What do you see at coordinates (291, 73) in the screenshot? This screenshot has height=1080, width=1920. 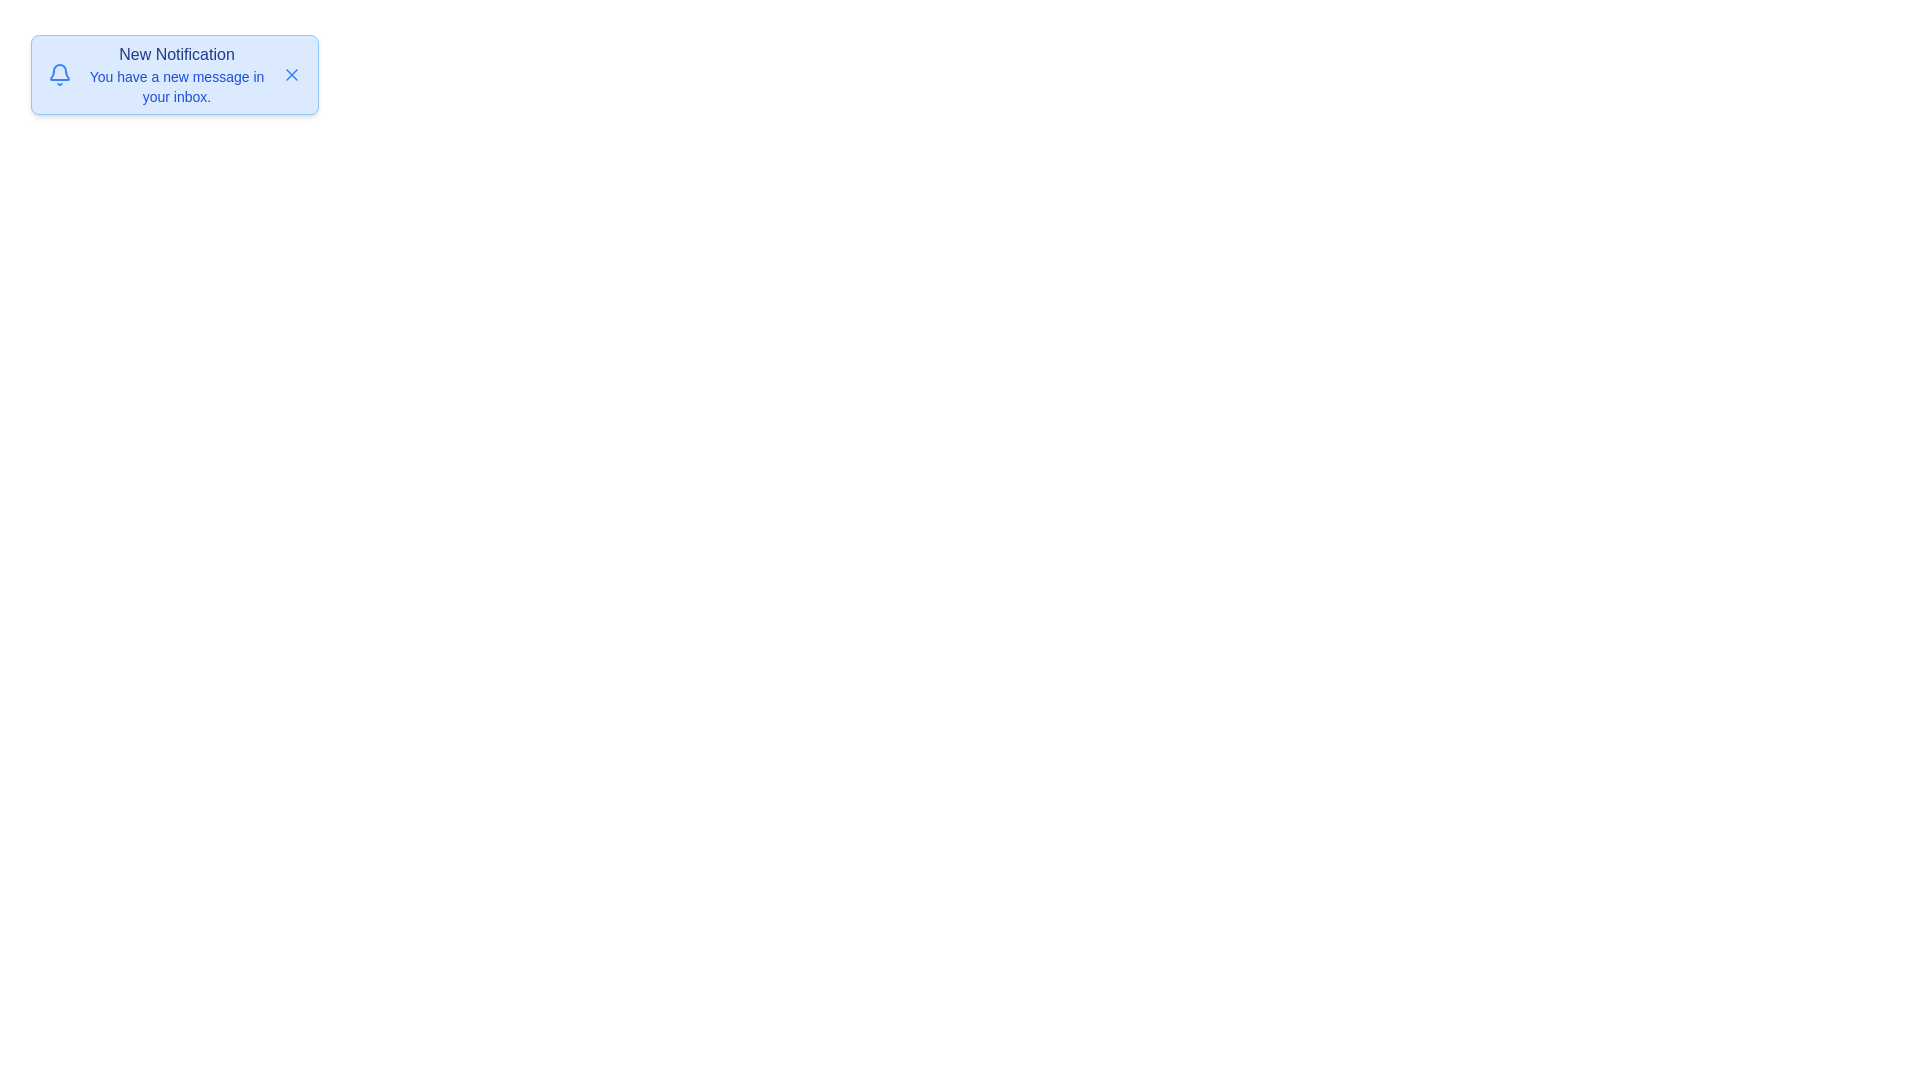 I see `the close button located at the top right corner of the notification card` at bounding box center [291, 73].